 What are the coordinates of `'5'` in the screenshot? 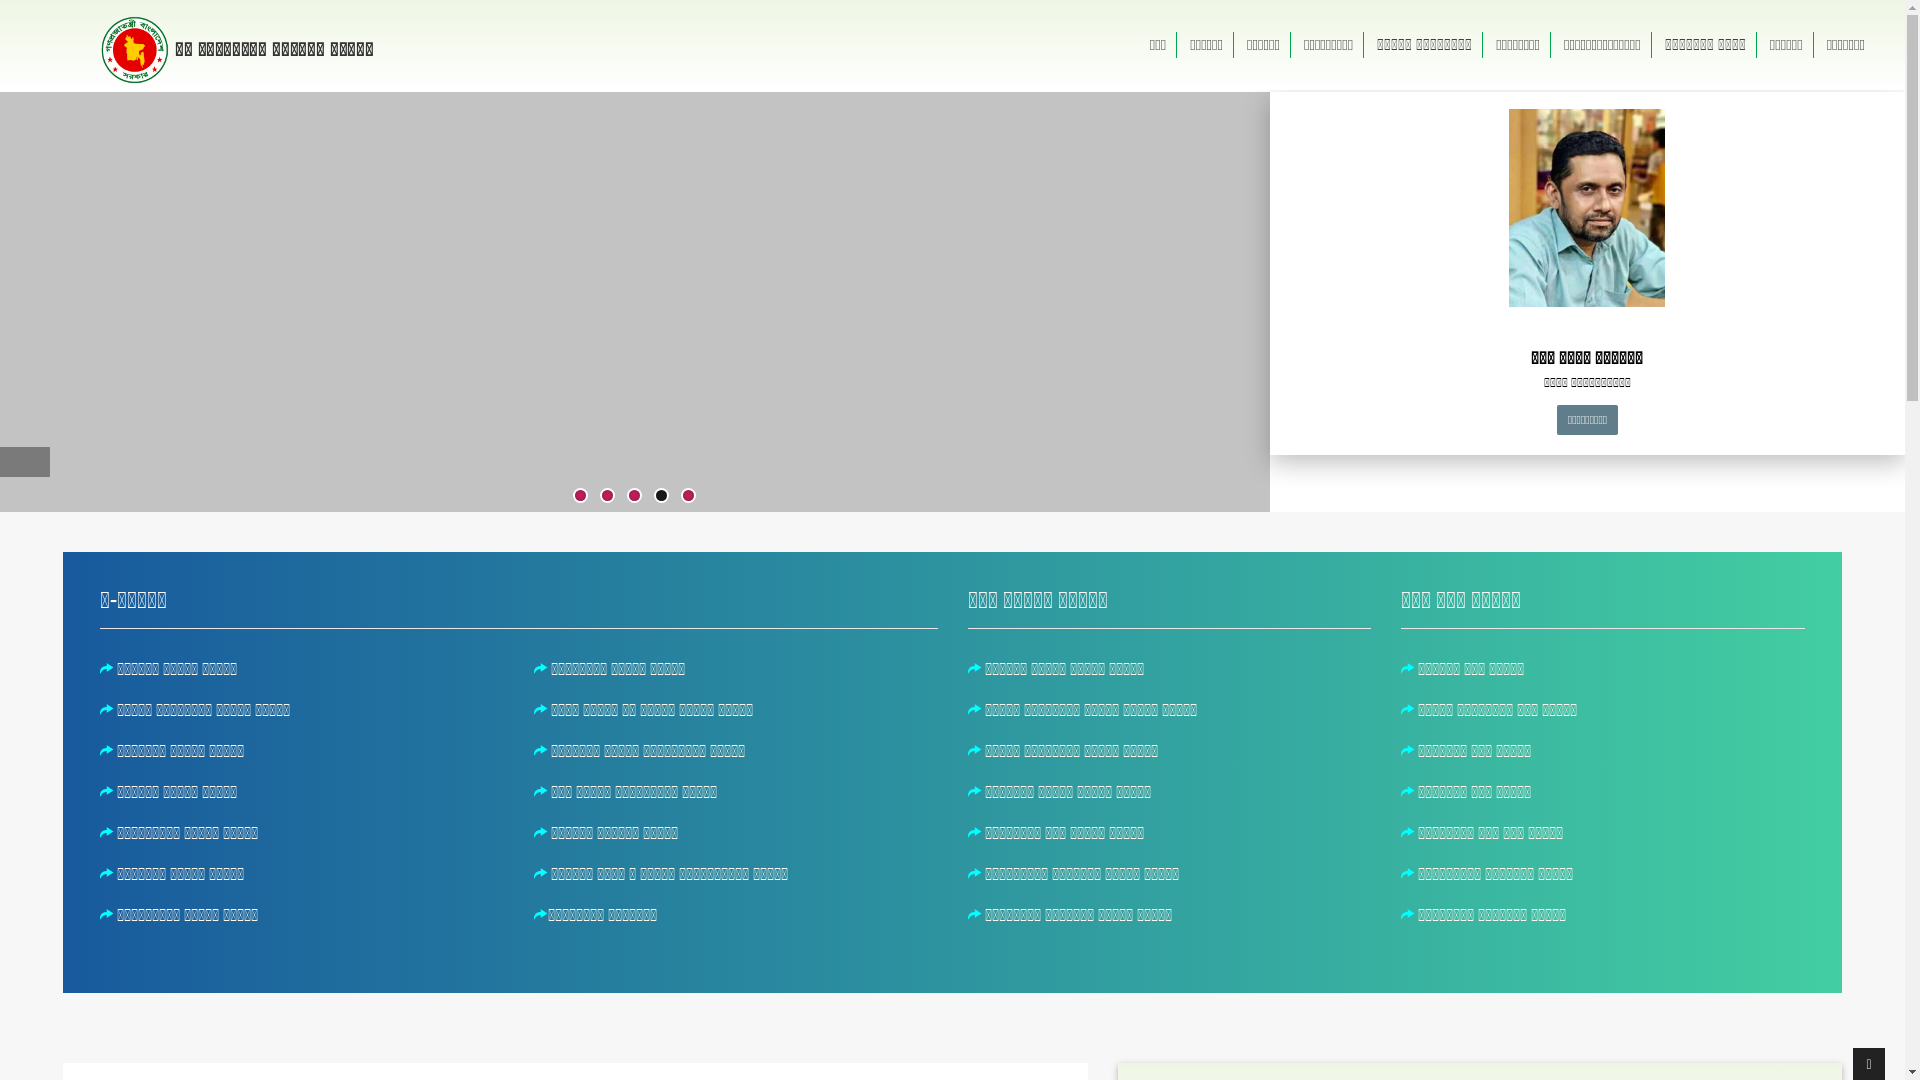 It's located at (688, 495).